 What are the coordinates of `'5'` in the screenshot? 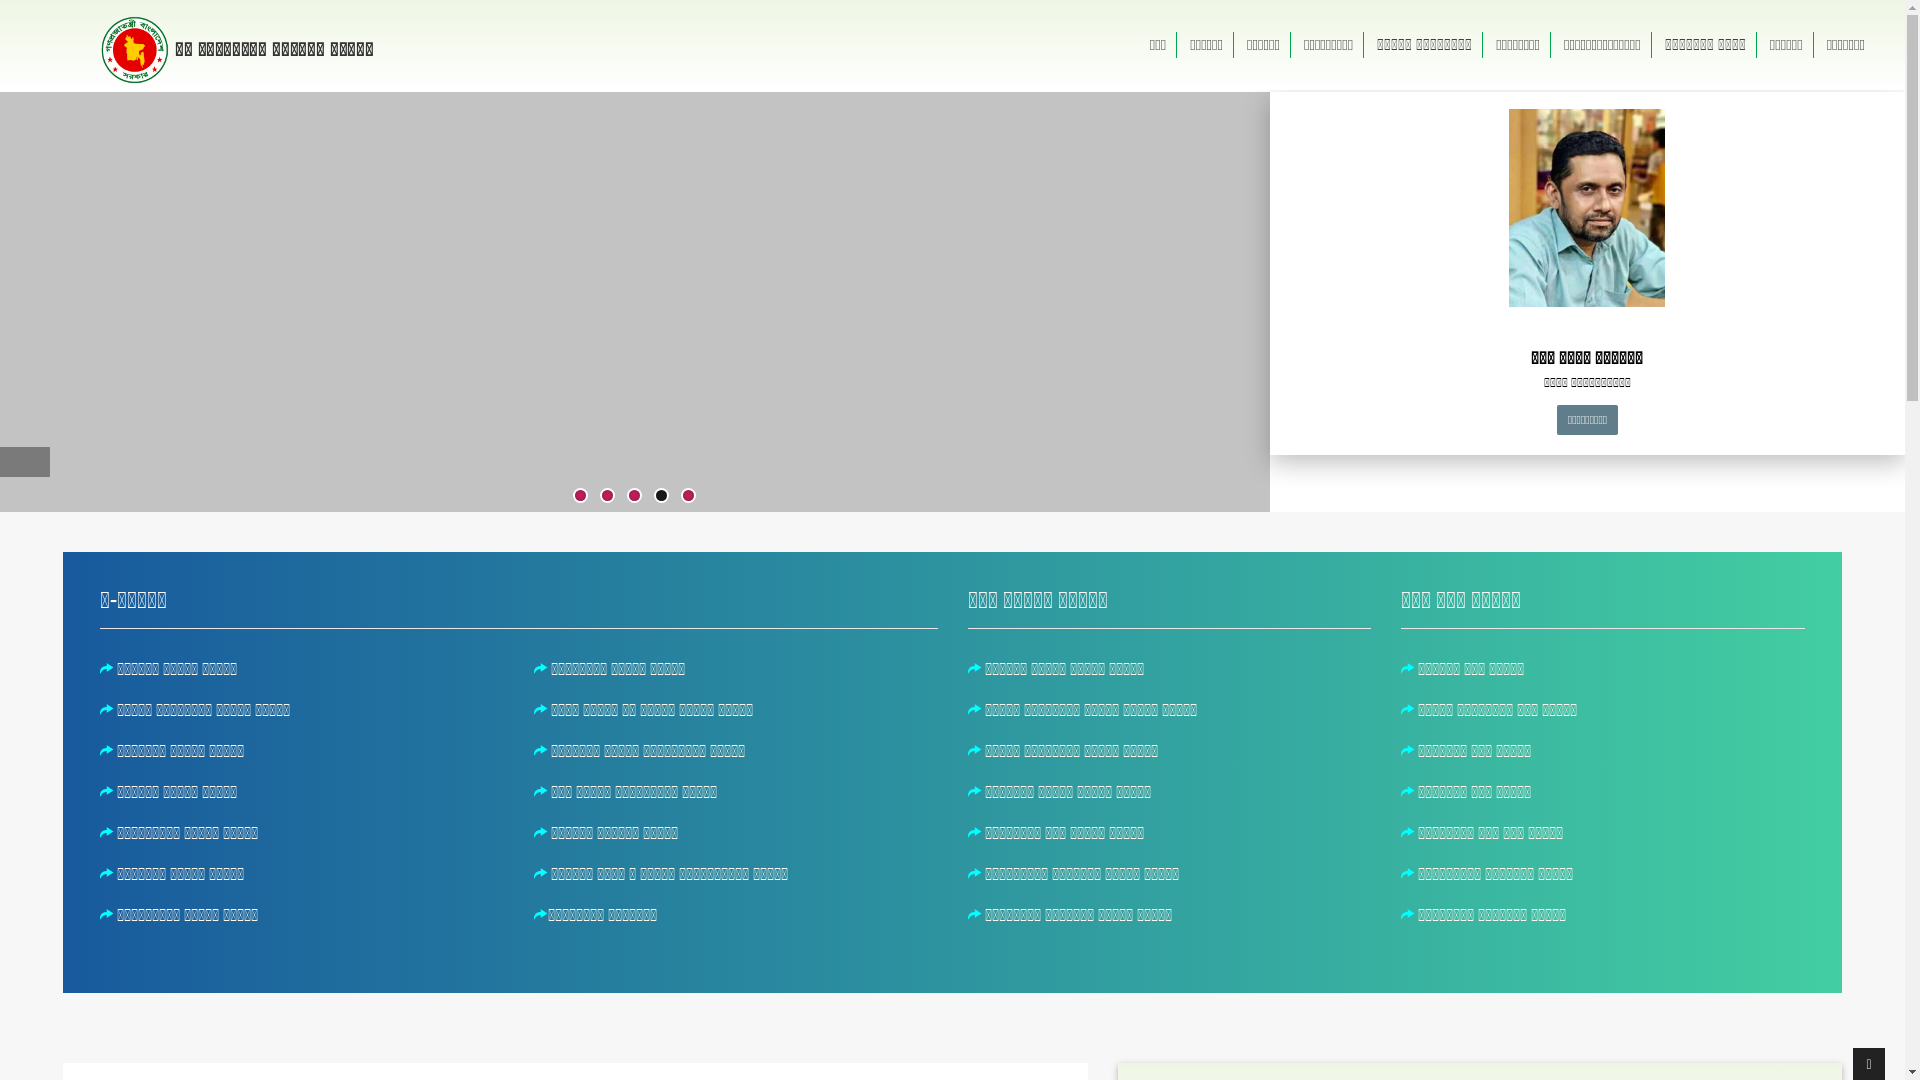 It's located at (688, 495).